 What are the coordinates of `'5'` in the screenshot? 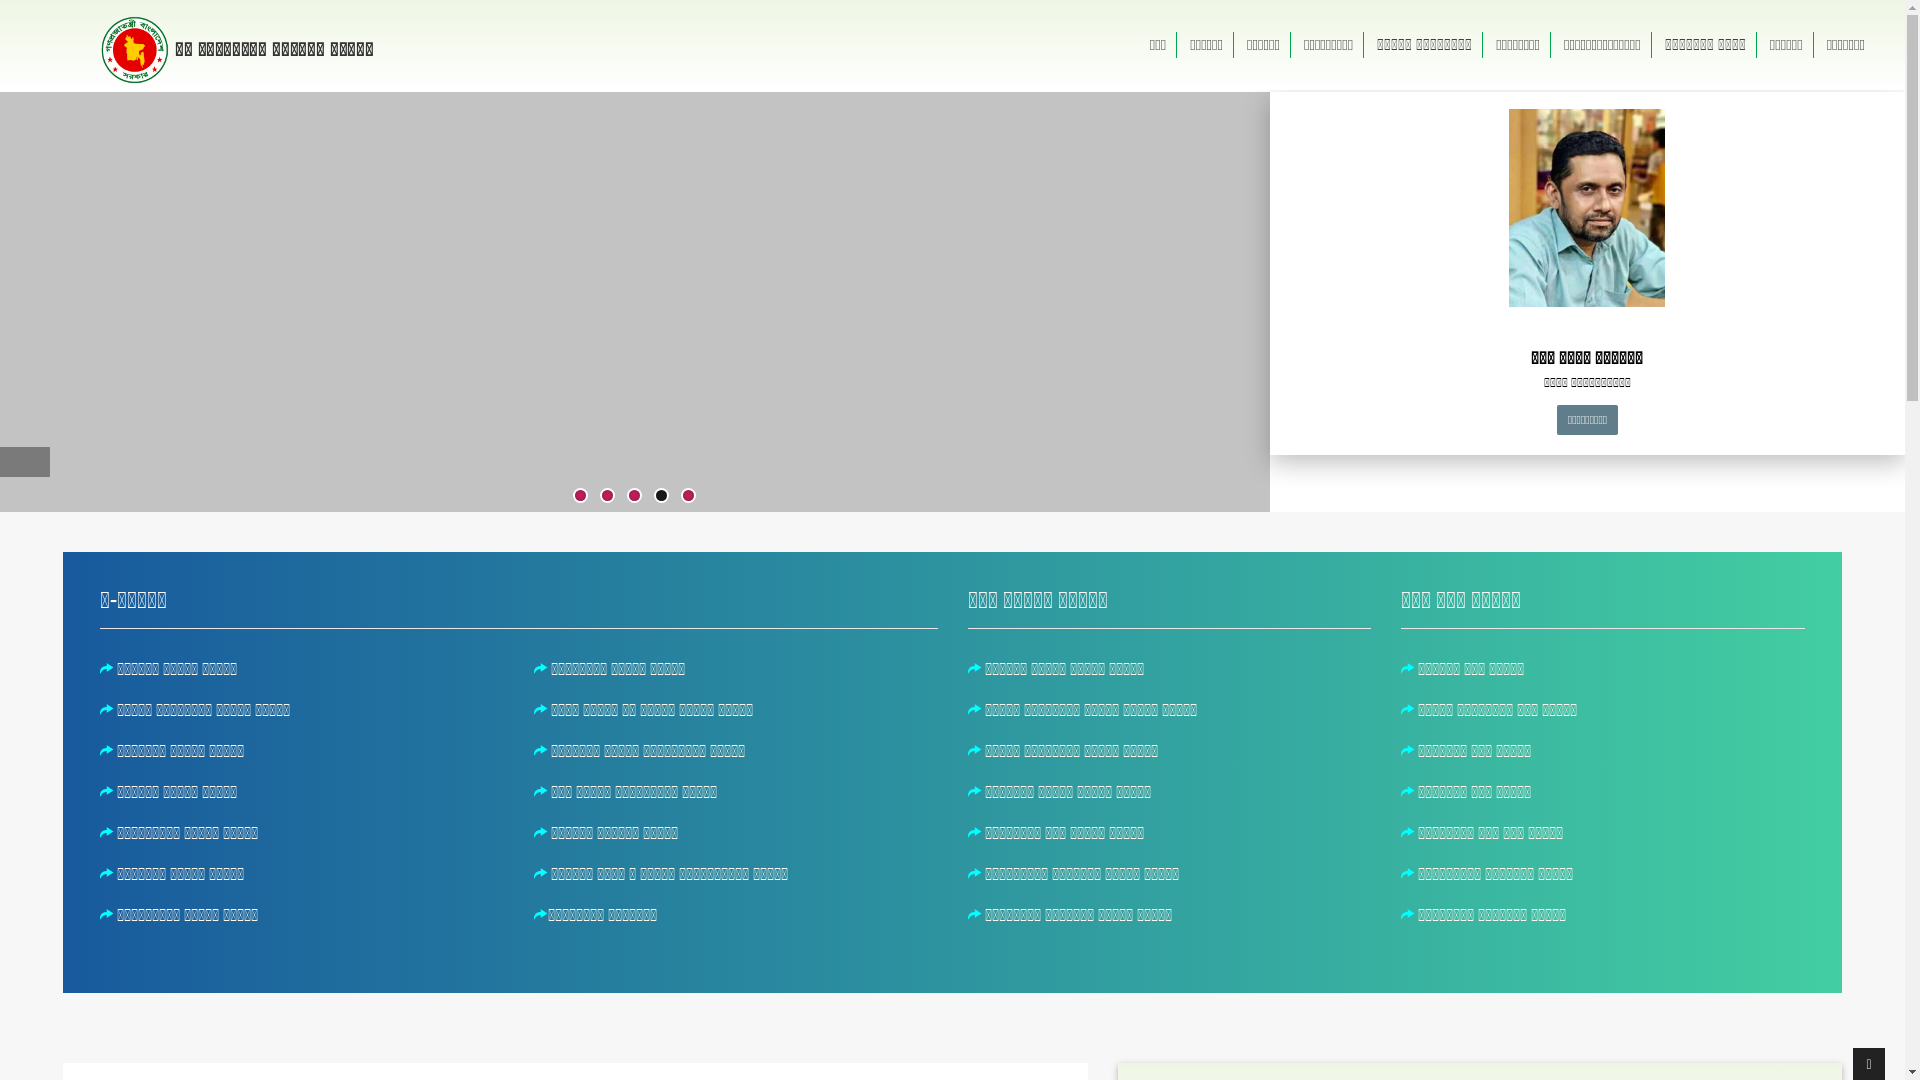 It's located at (688, 495).